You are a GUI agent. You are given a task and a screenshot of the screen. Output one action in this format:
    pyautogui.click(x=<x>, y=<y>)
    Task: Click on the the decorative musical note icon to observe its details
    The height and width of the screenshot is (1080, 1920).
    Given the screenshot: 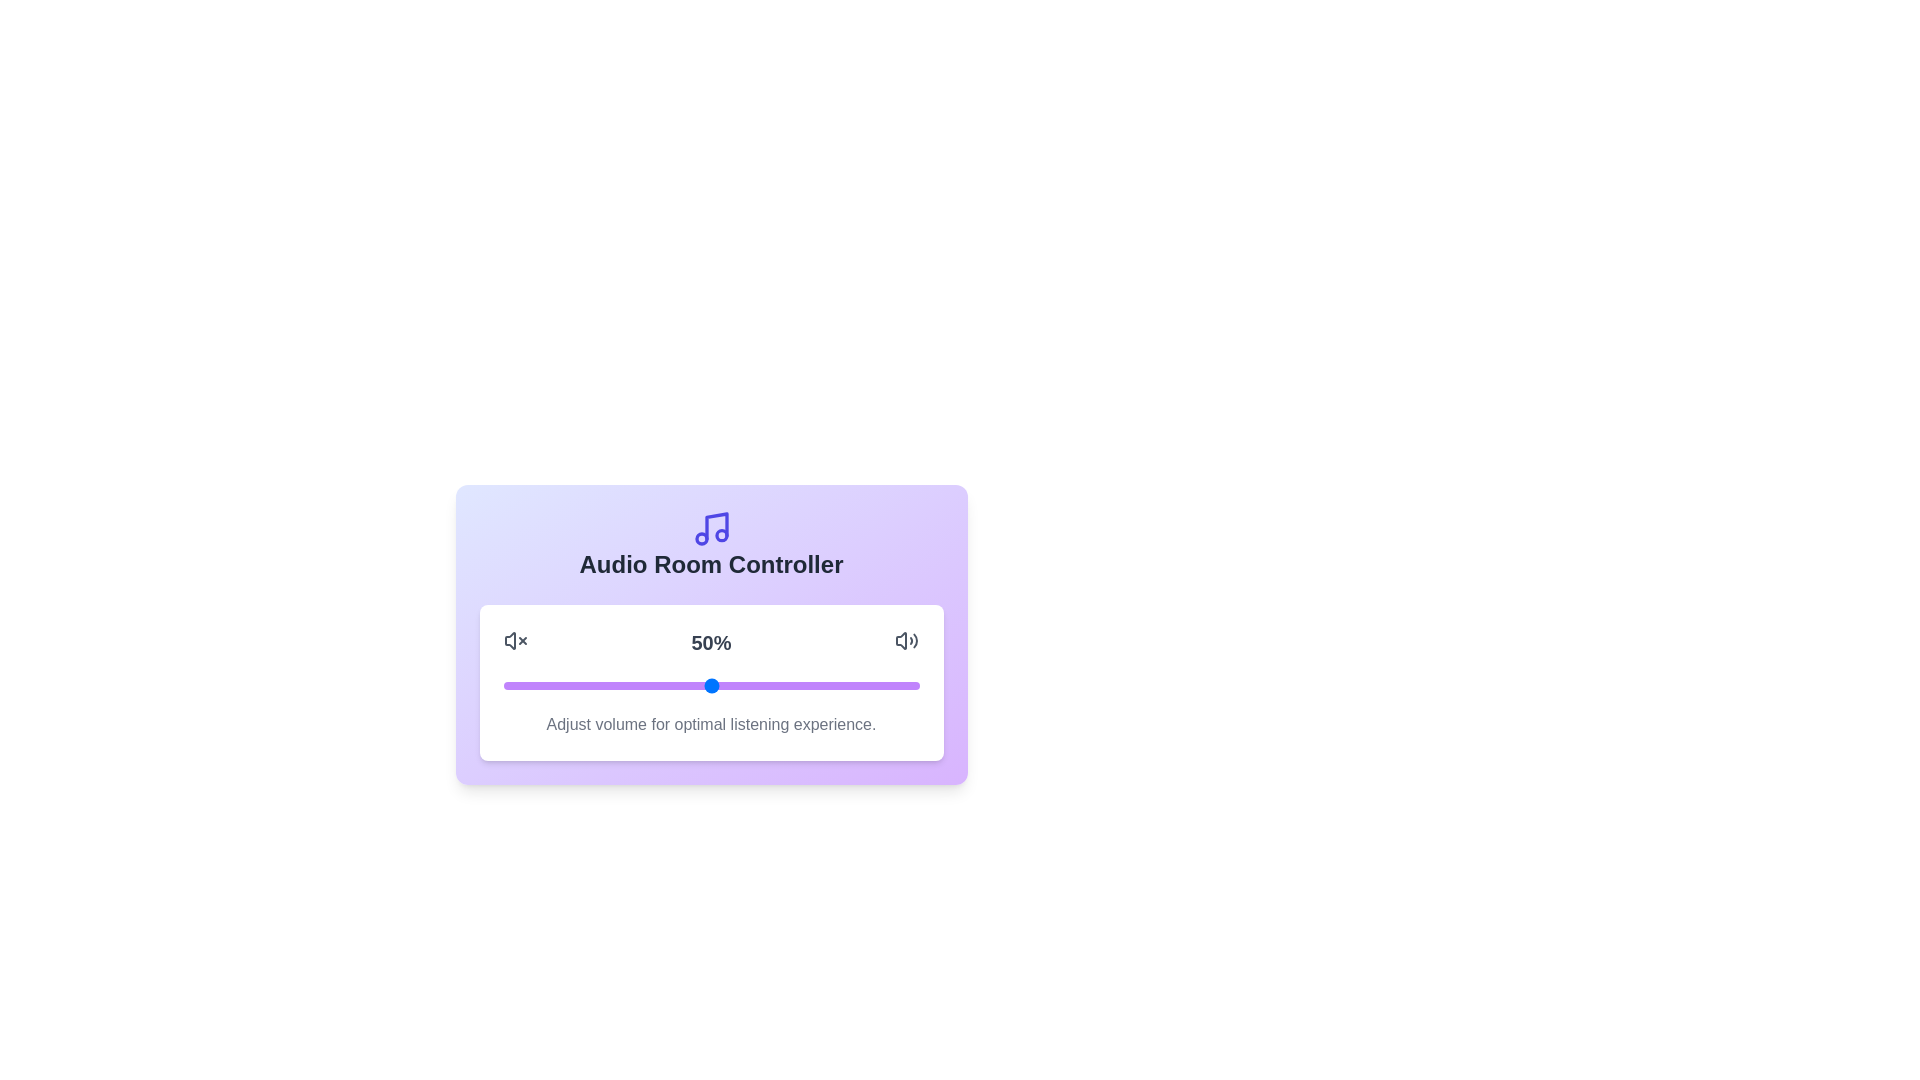 What is the action you would take?
    pyautogui.click(x=711, y=527)
    